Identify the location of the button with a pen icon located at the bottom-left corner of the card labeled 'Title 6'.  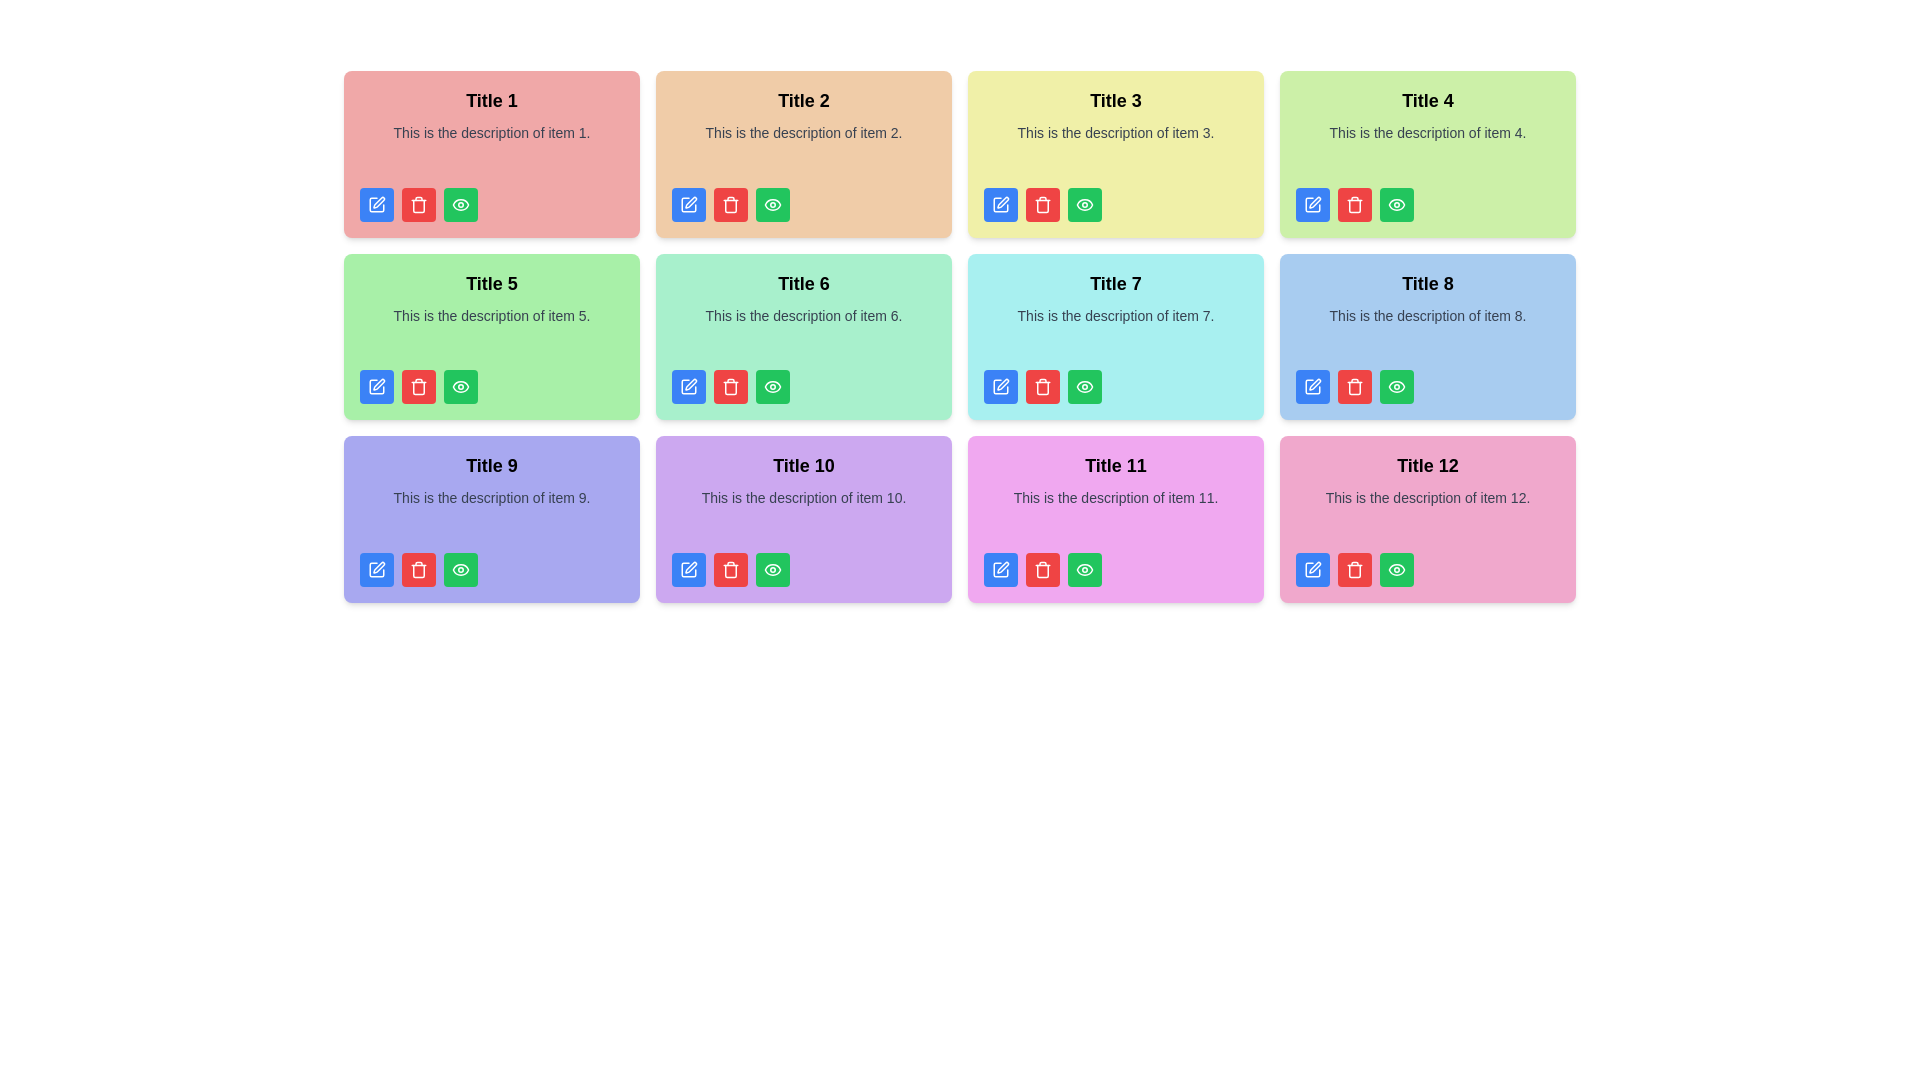
(689, 386).